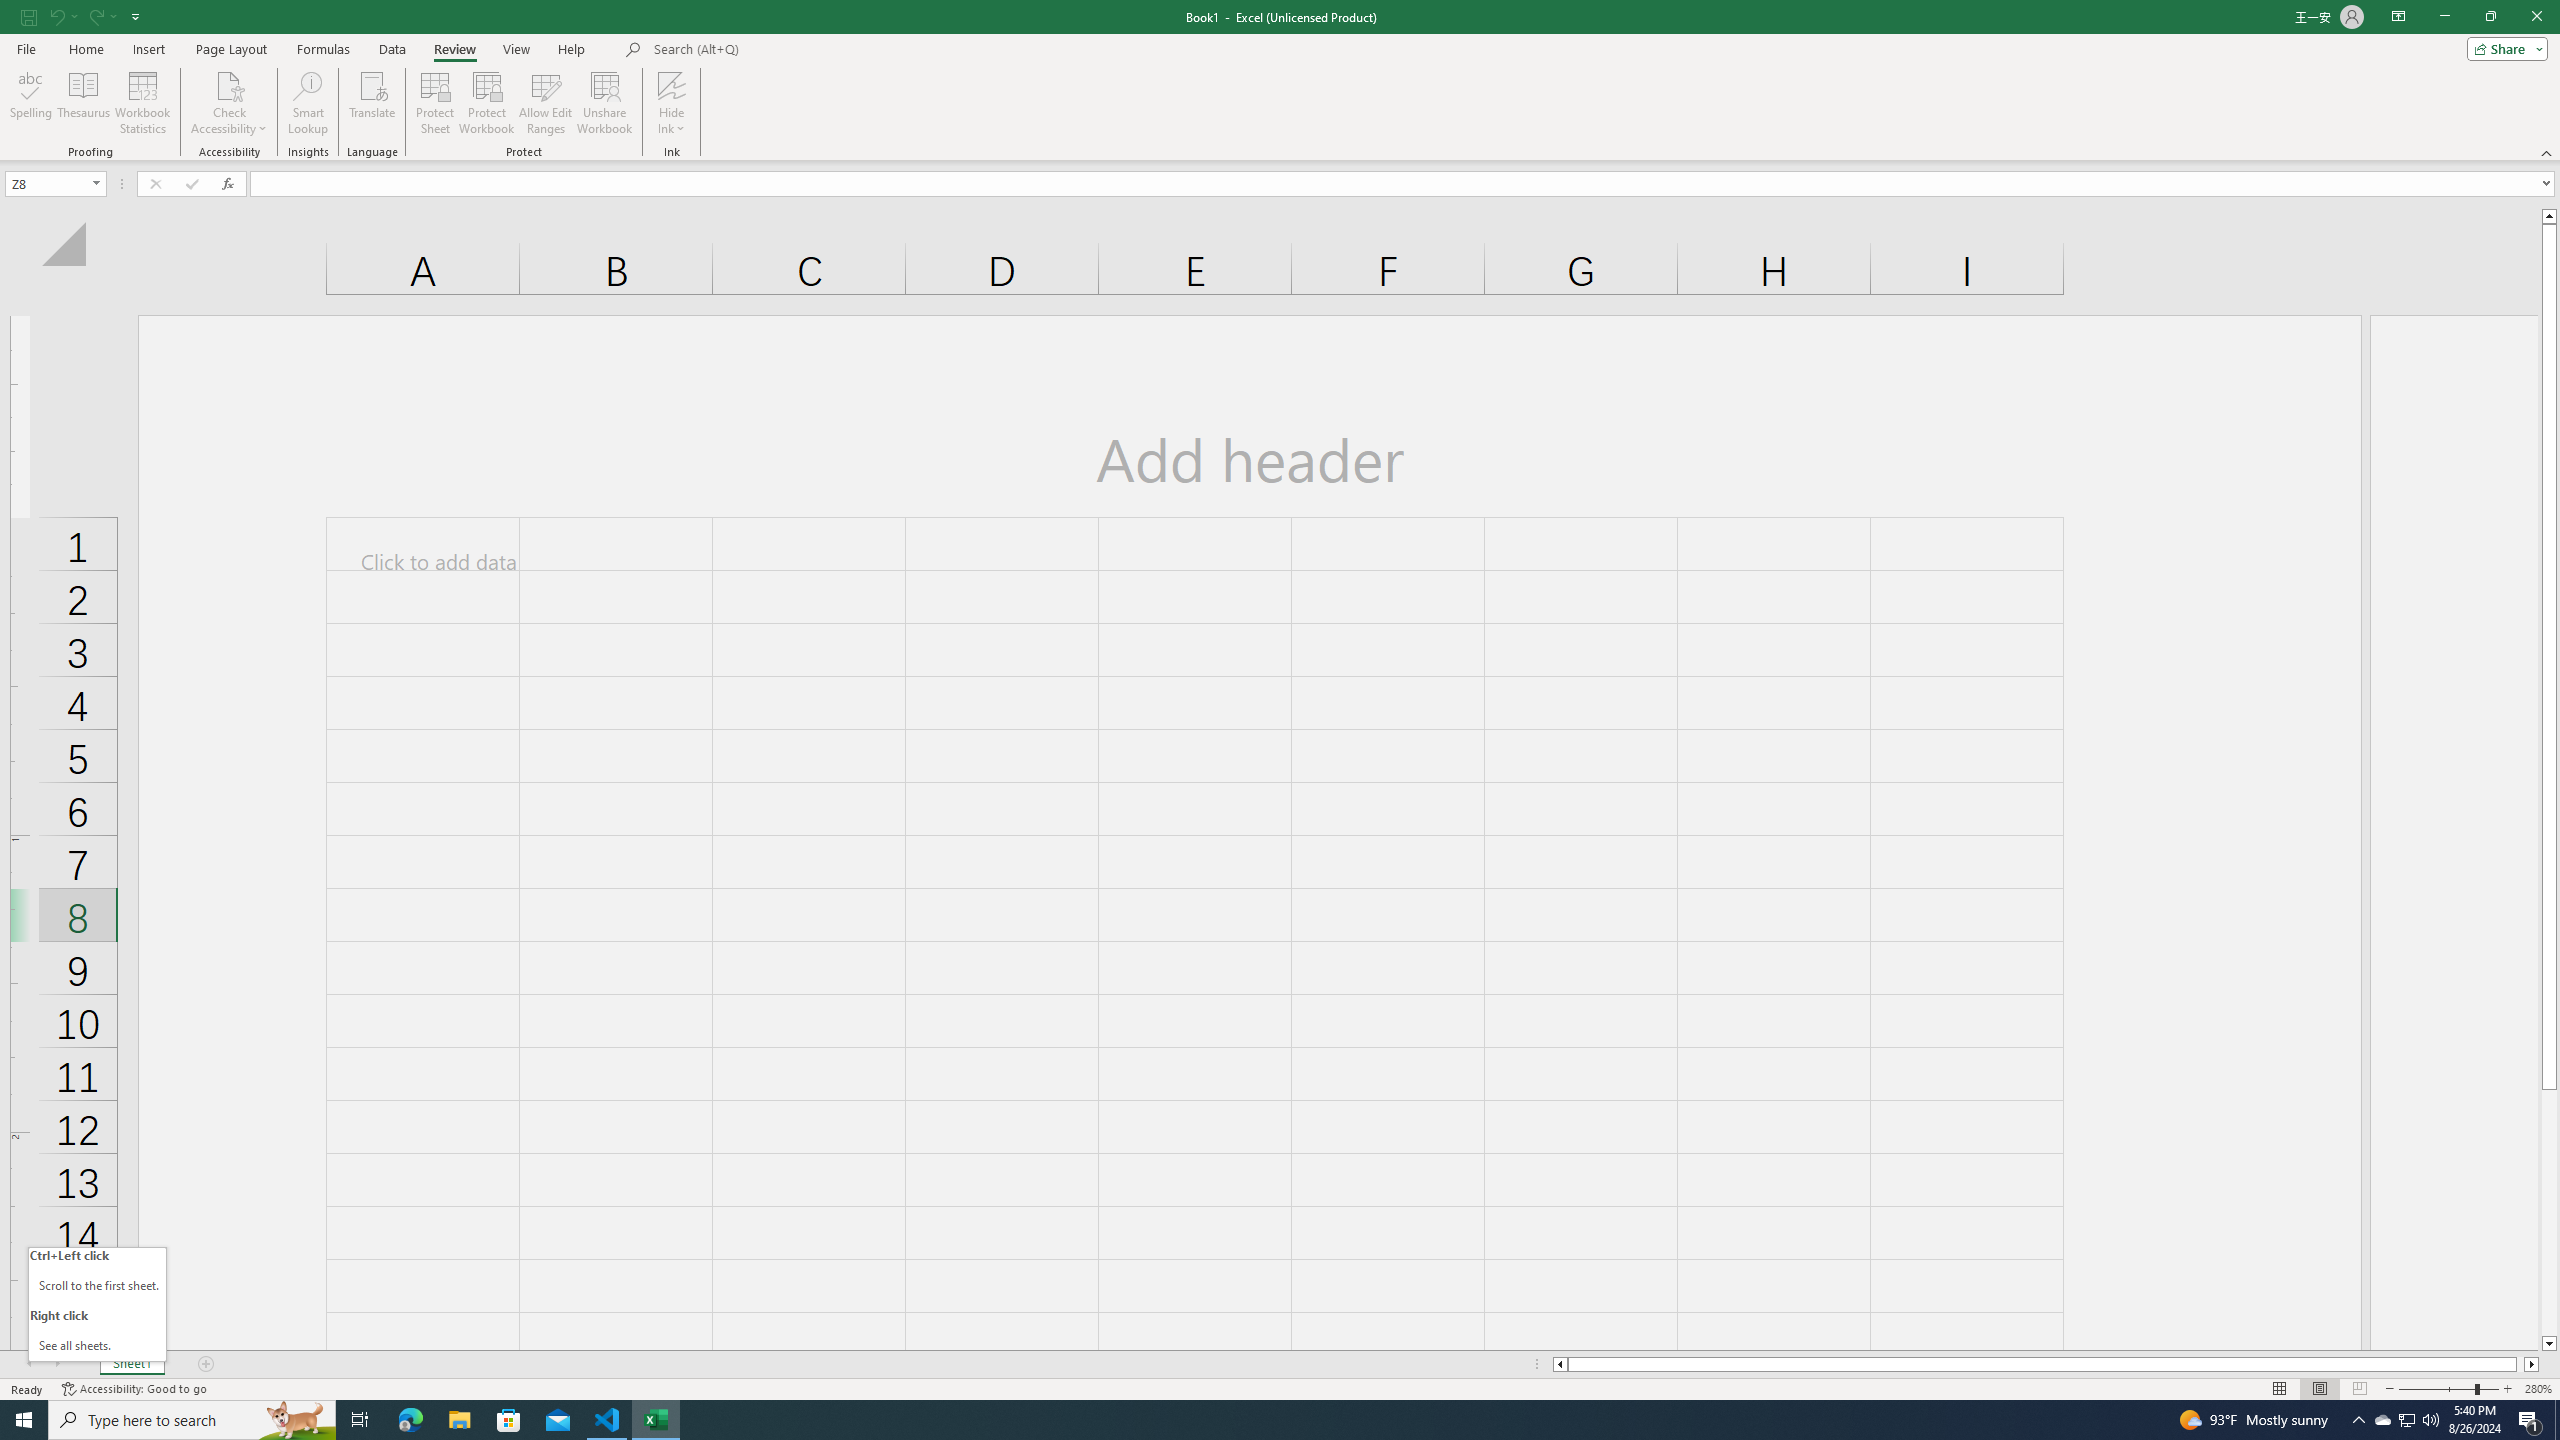 The image size is (2560, 1440). What do you see at coordinates (2490, 16) in the screenshot?
I see `'Restore Down'` at bounding box center [2490, 16].